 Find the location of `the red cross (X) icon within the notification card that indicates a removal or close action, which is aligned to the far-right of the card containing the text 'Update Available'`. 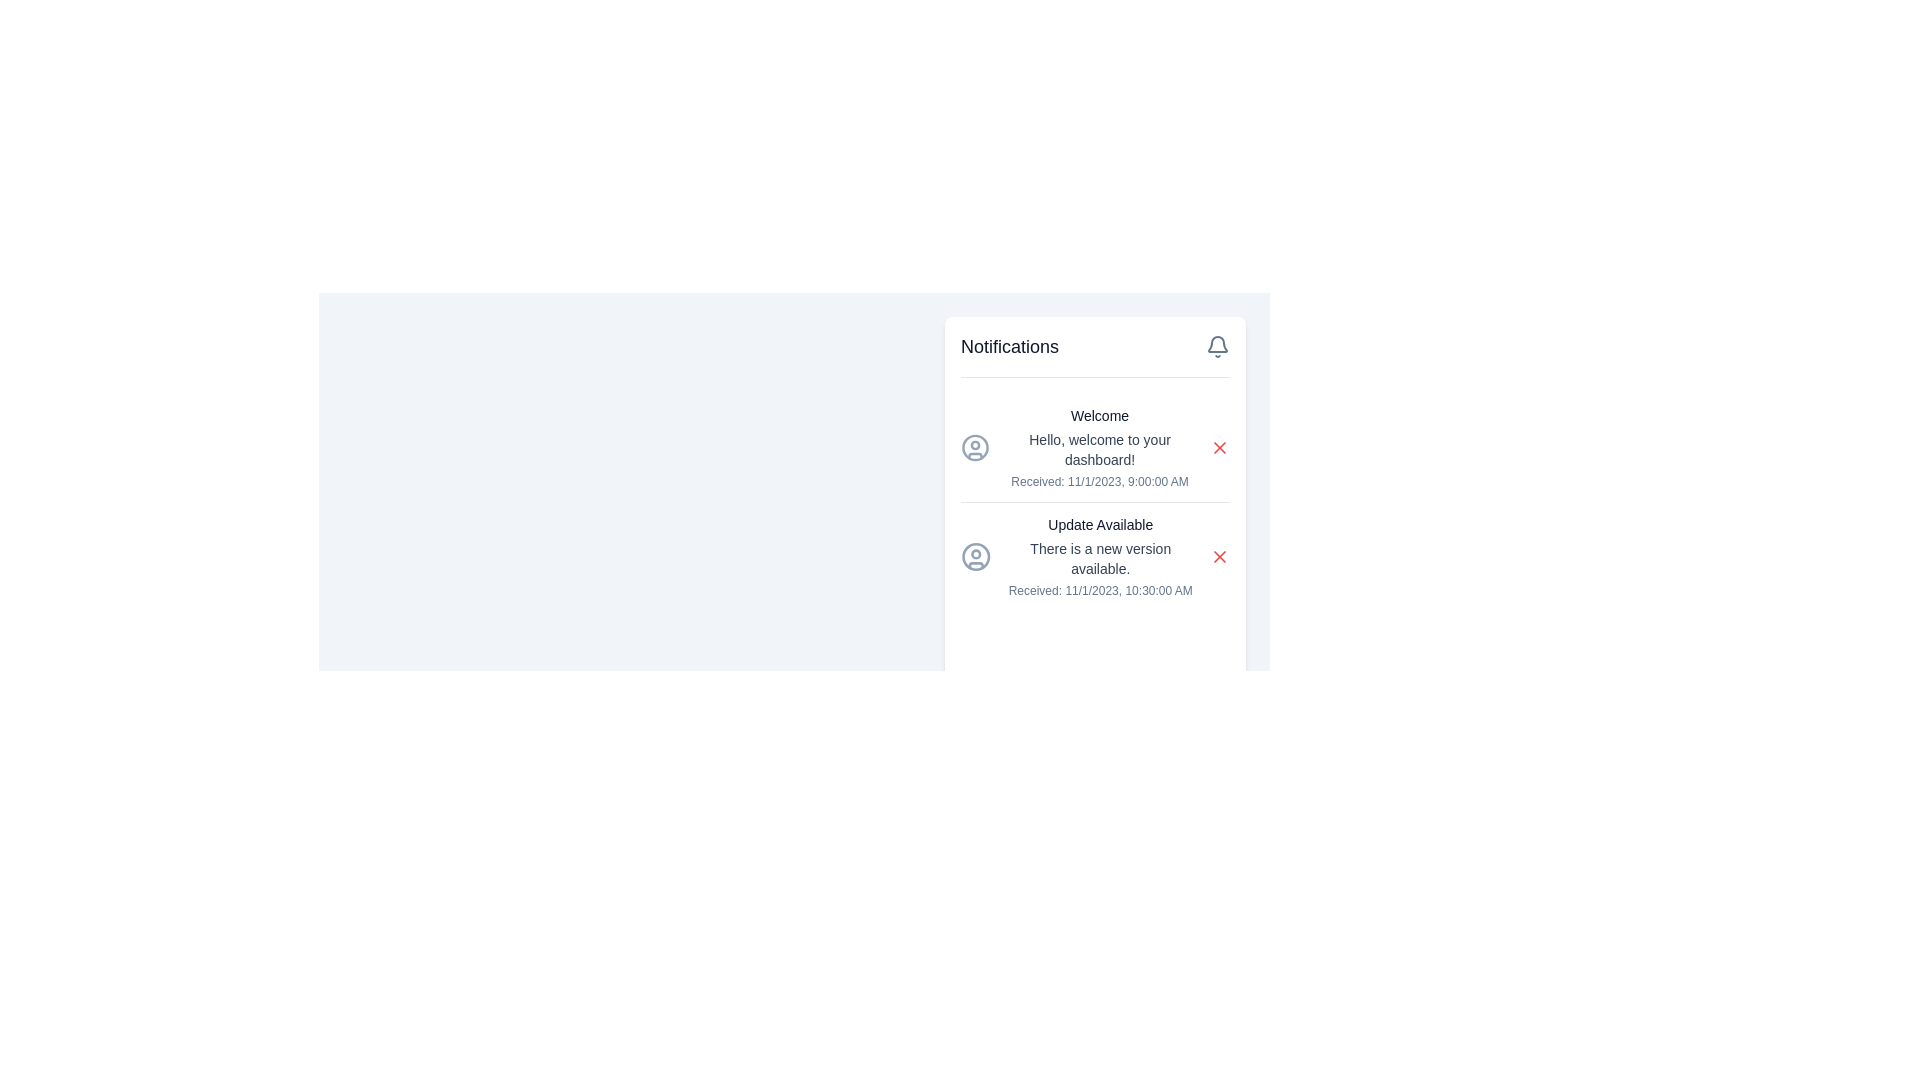

the red cross (X) icon within the notification card that indicates a removal or close action, which is aligned to the far-right of the card containing the text 'Update Available' is located at coordinates (1218, 556).